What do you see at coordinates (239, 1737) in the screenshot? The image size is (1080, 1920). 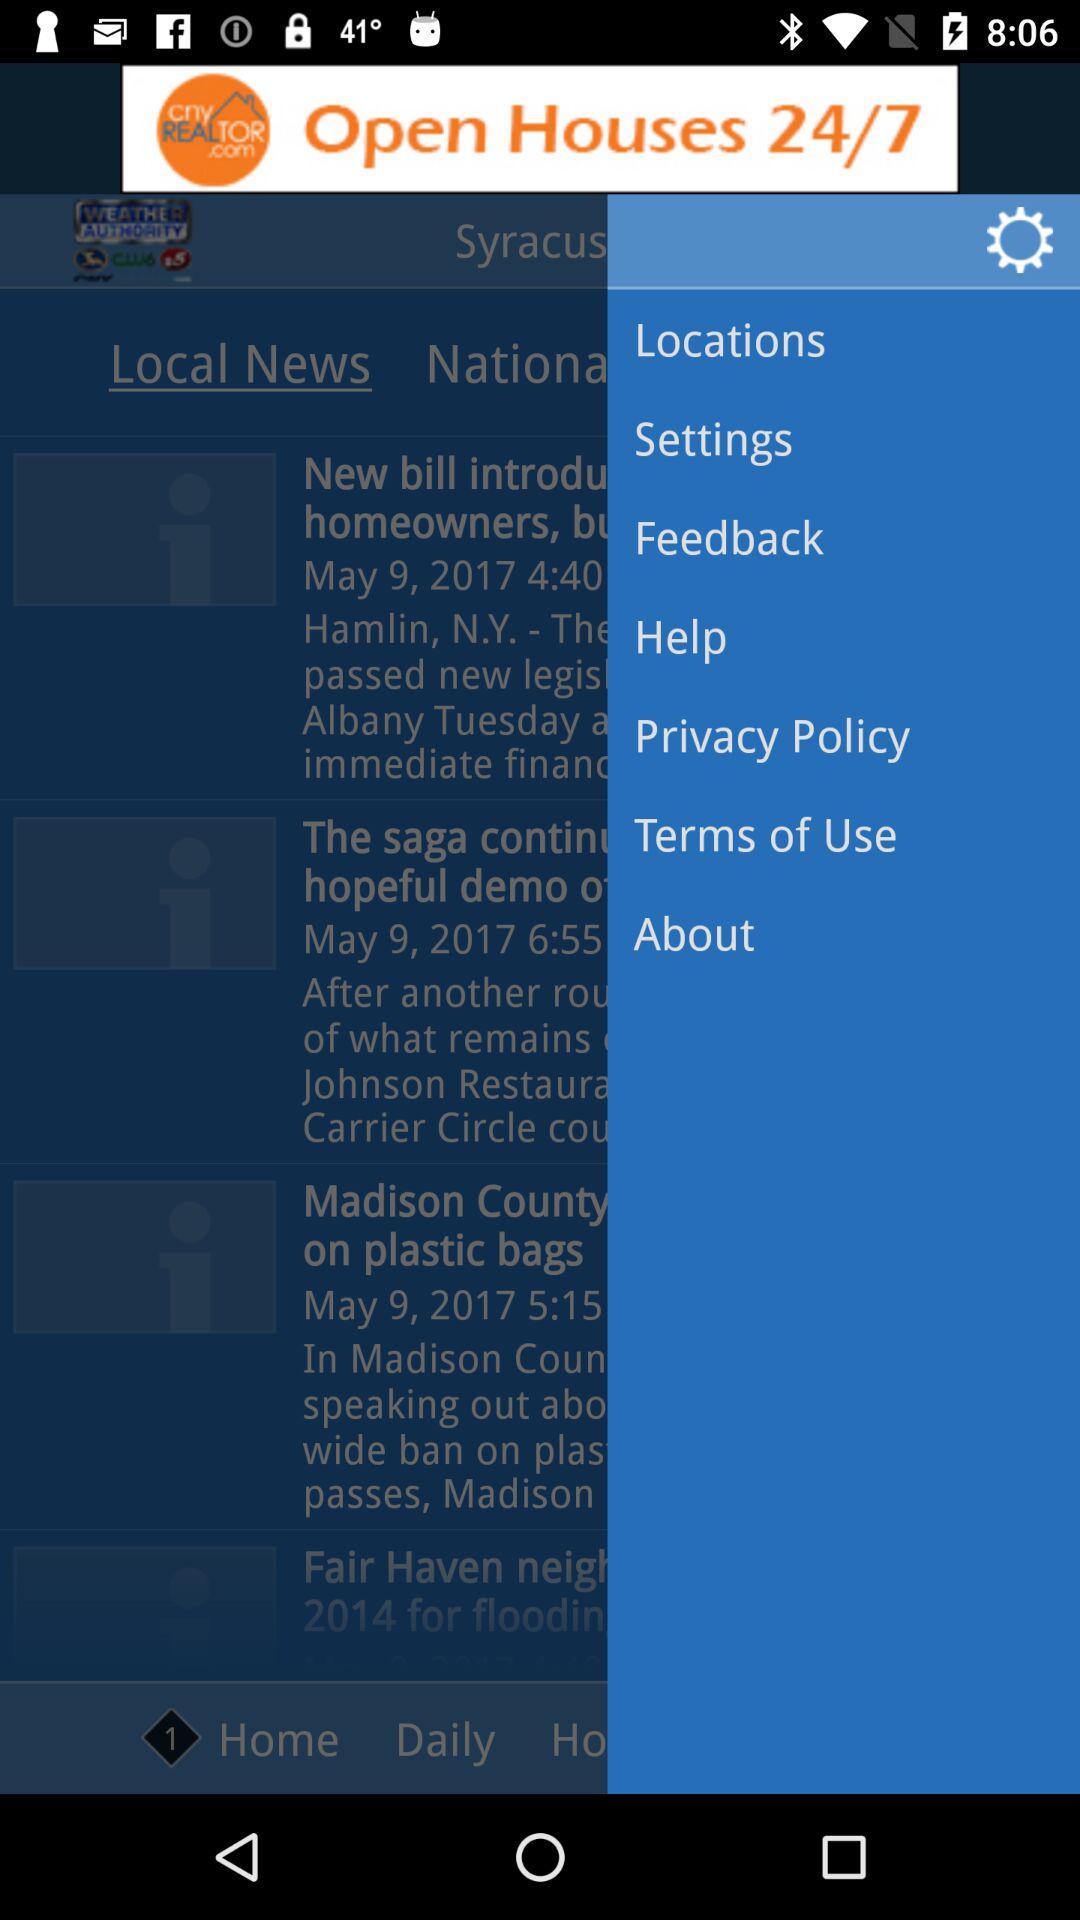 I see `home which is beside daily` at bounding box center [239, 1737].